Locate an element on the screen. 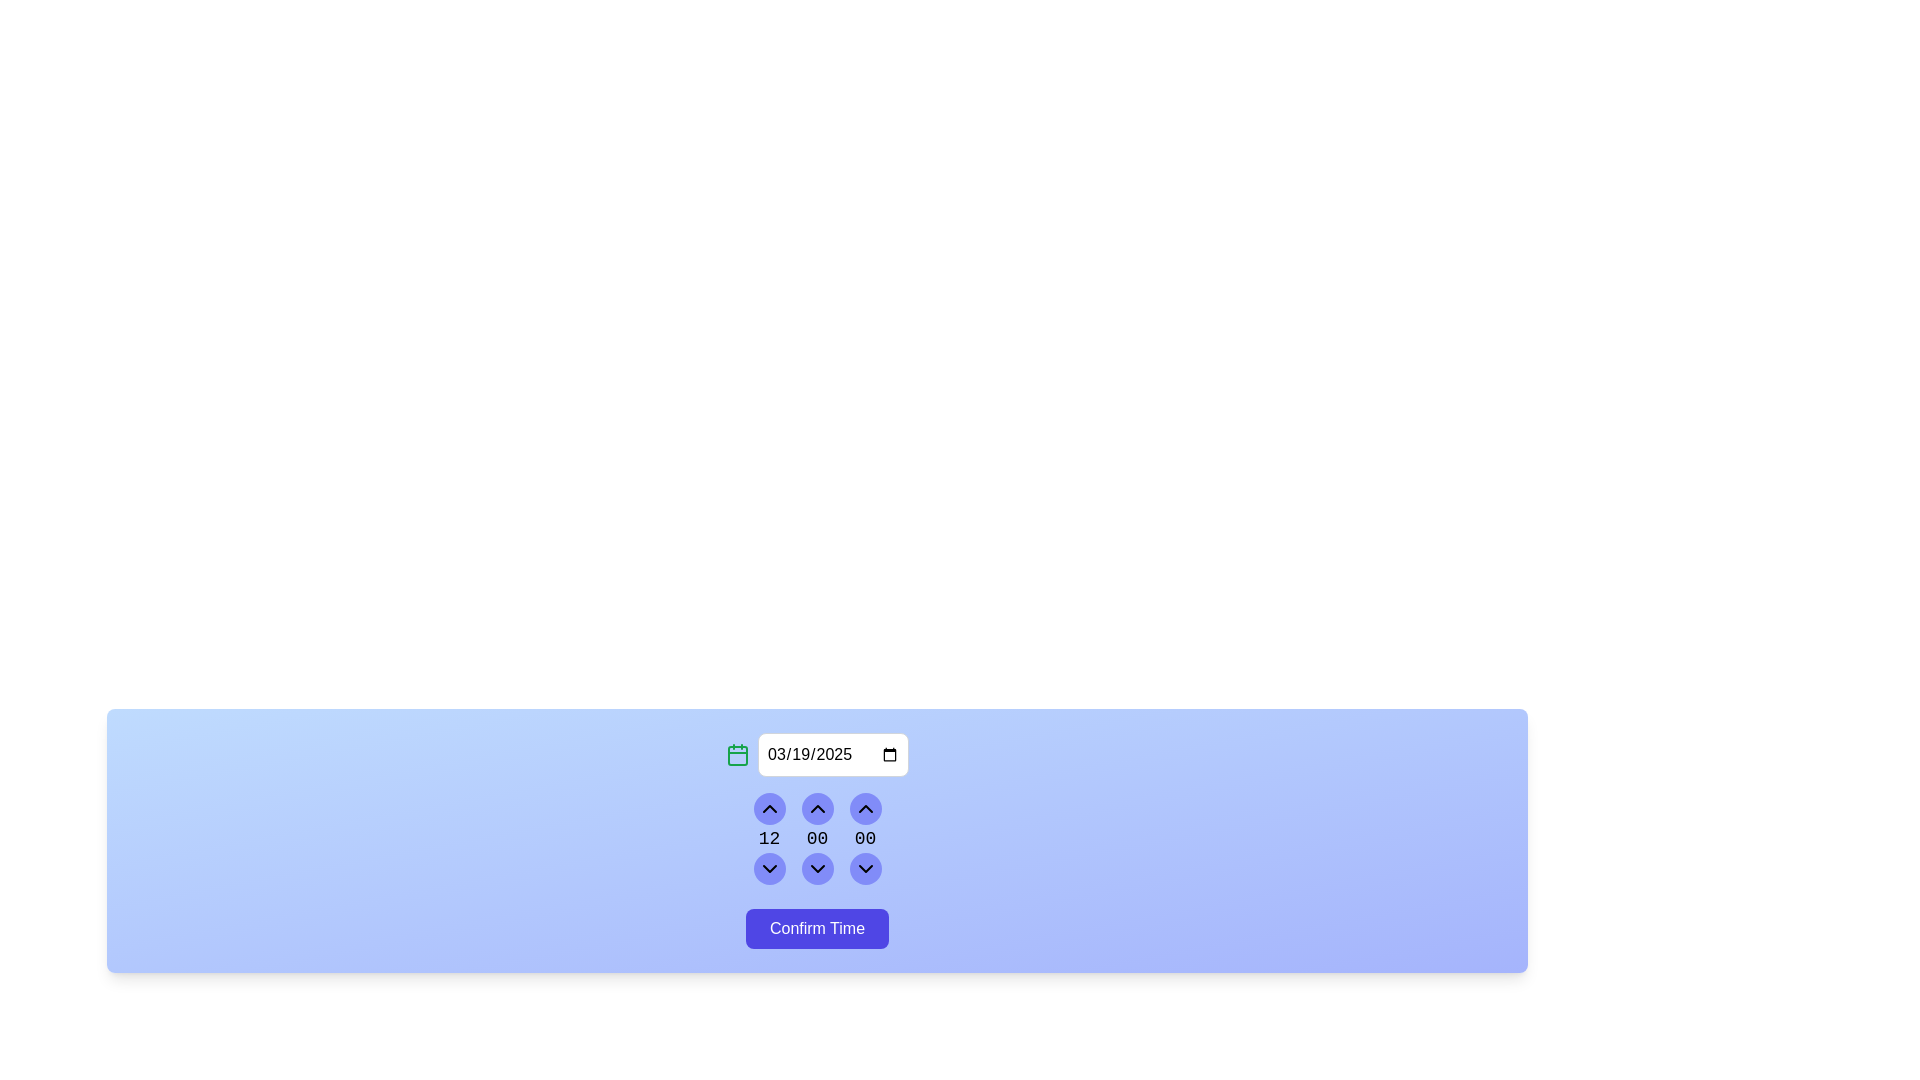  the decrement button located below the '12' text is located at coordinates (768, 867).